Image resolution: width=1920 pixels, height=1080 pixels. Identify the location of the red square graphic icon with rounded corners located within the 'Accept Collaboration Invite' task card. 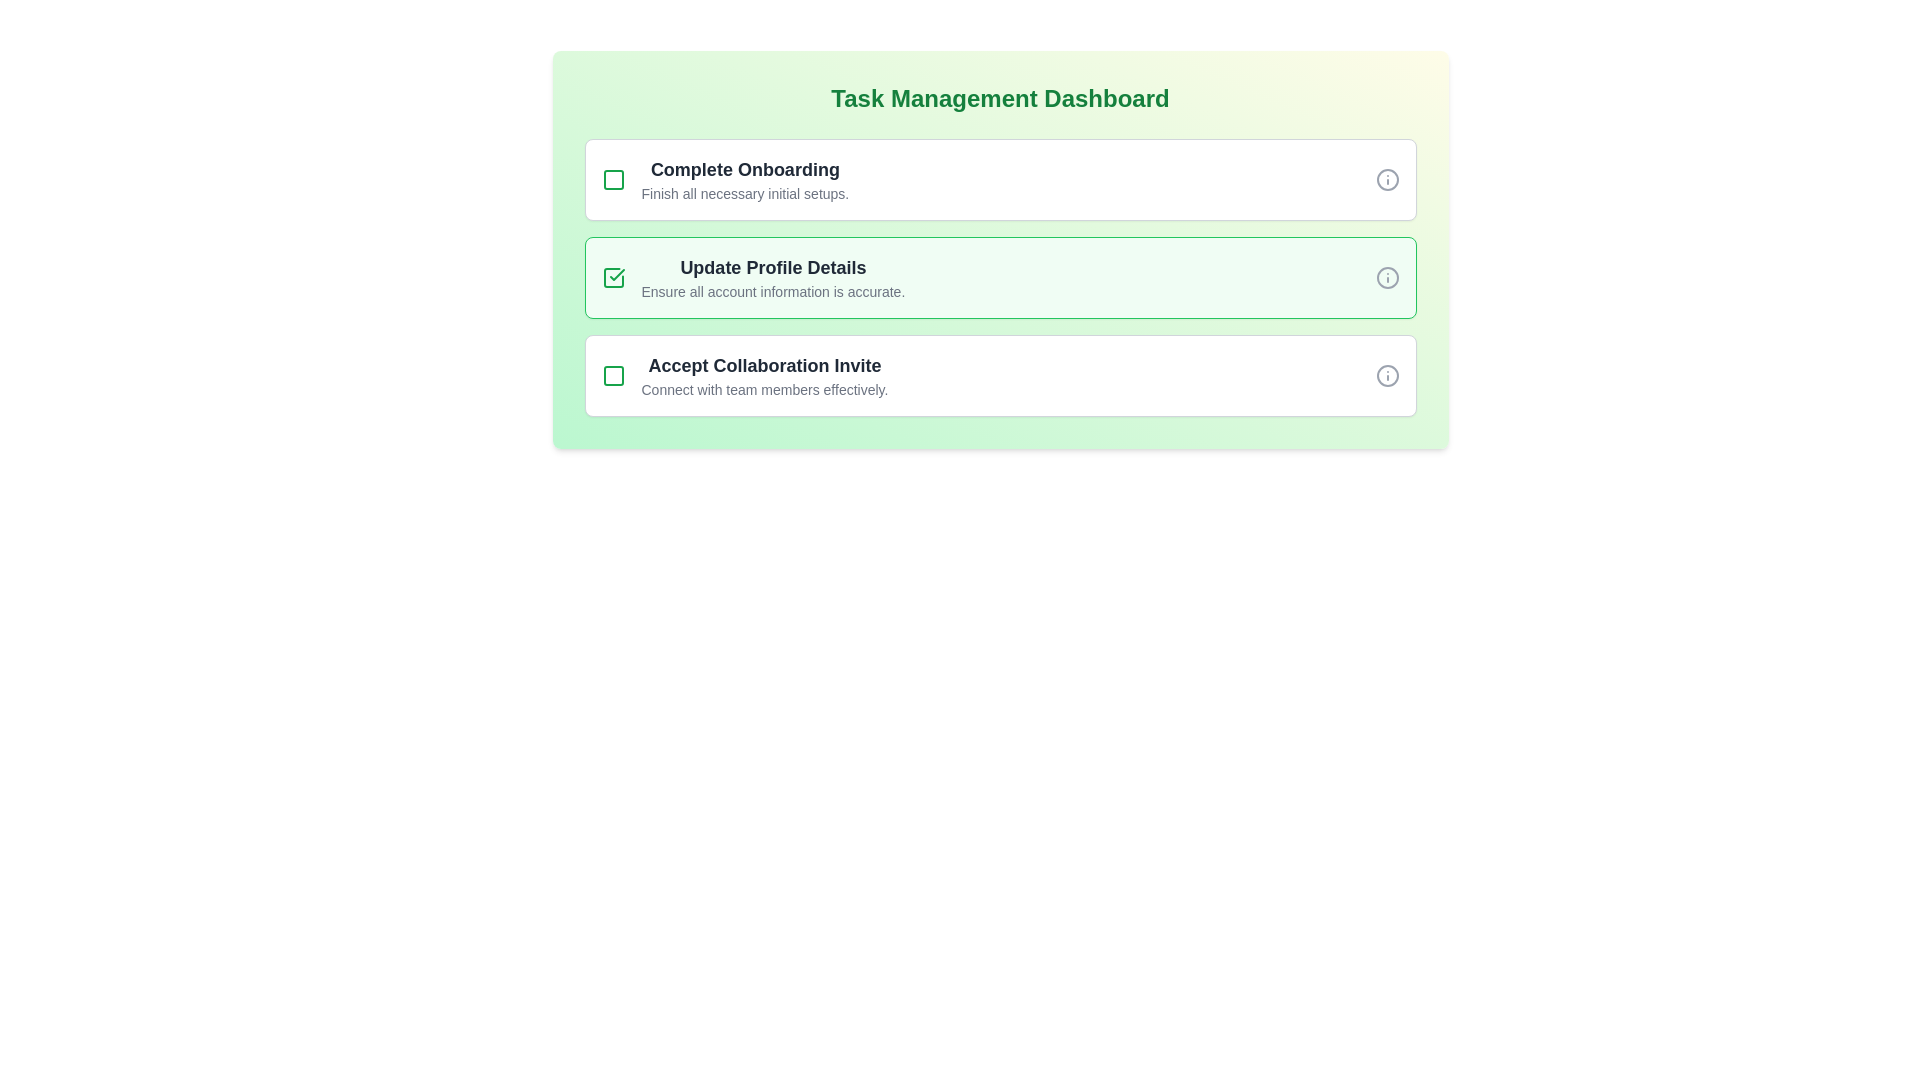
(612, 375).